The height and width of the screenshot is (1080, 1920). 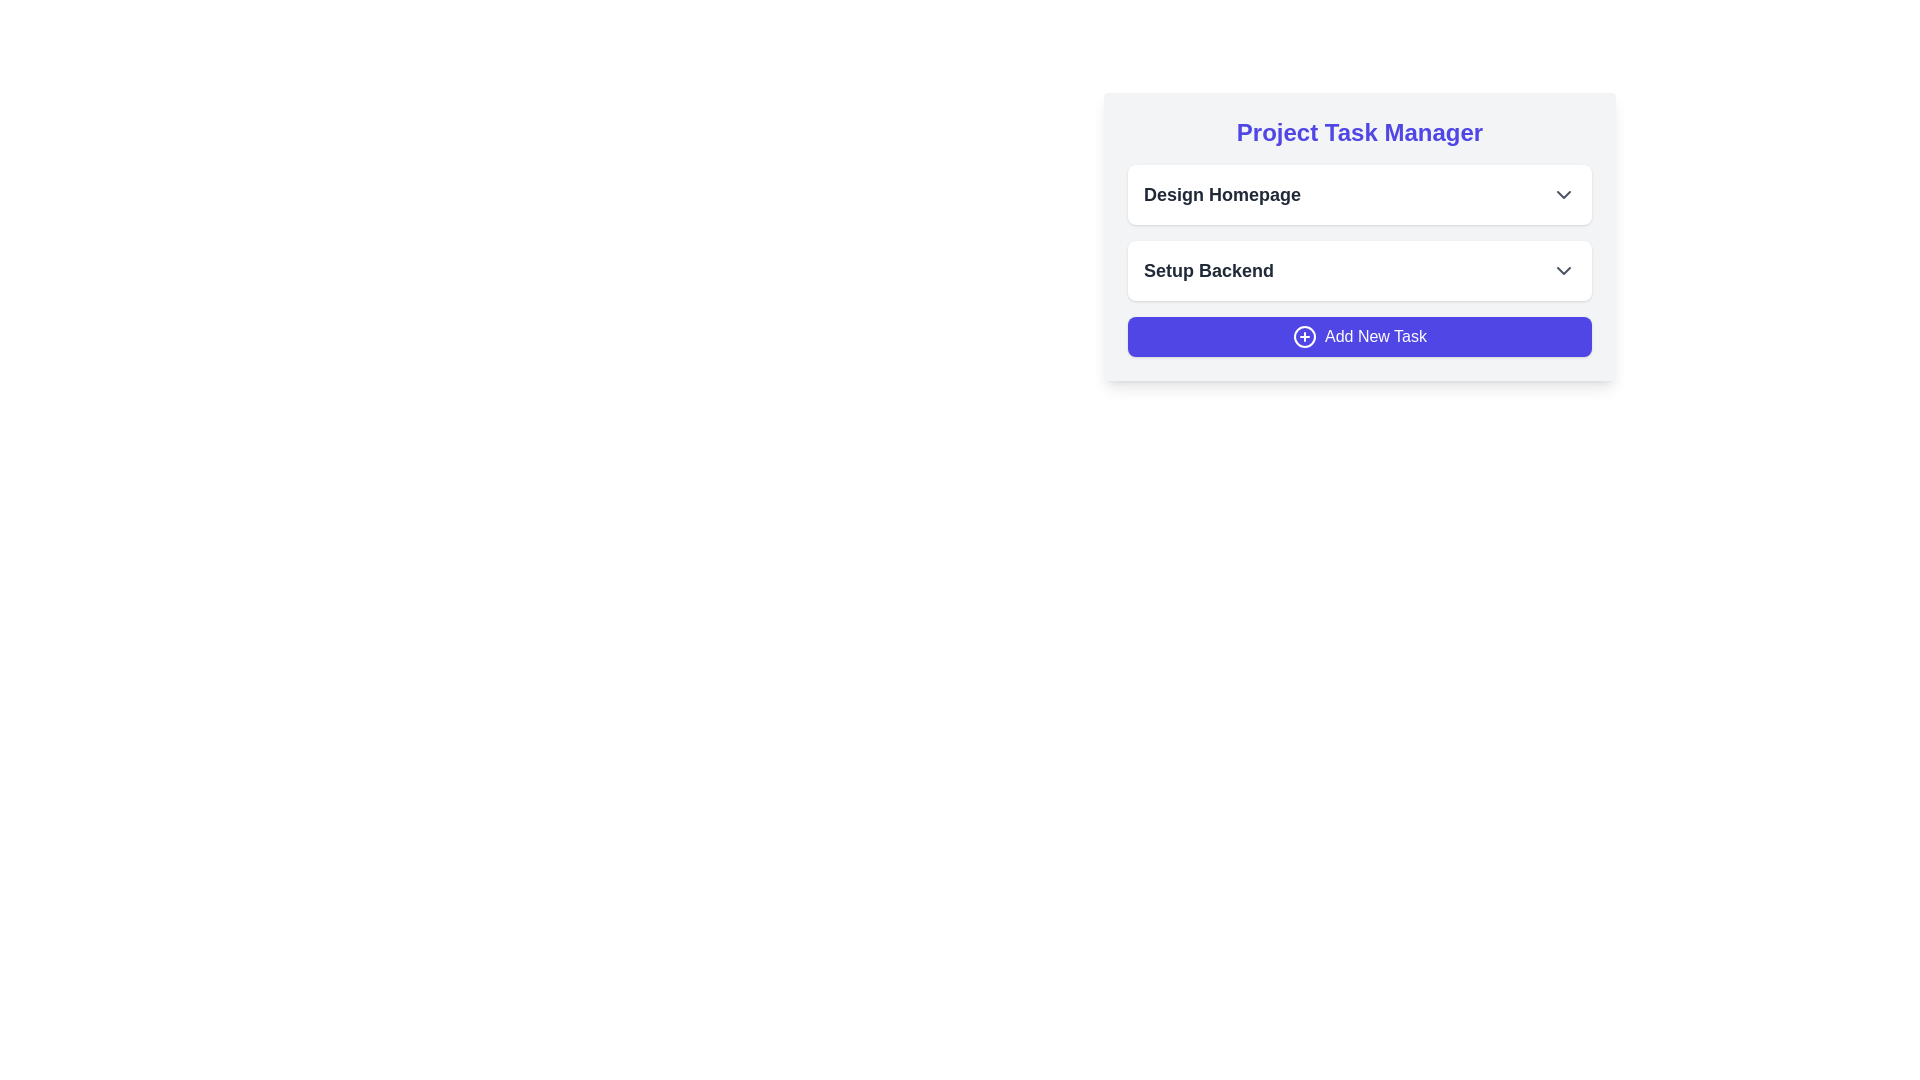 I want to click on the text label for the project task 'Setup Backend', which is located directly beneath the 'Design Homepage' label, to provide context about this specific task, so click(x=1208, y=270).